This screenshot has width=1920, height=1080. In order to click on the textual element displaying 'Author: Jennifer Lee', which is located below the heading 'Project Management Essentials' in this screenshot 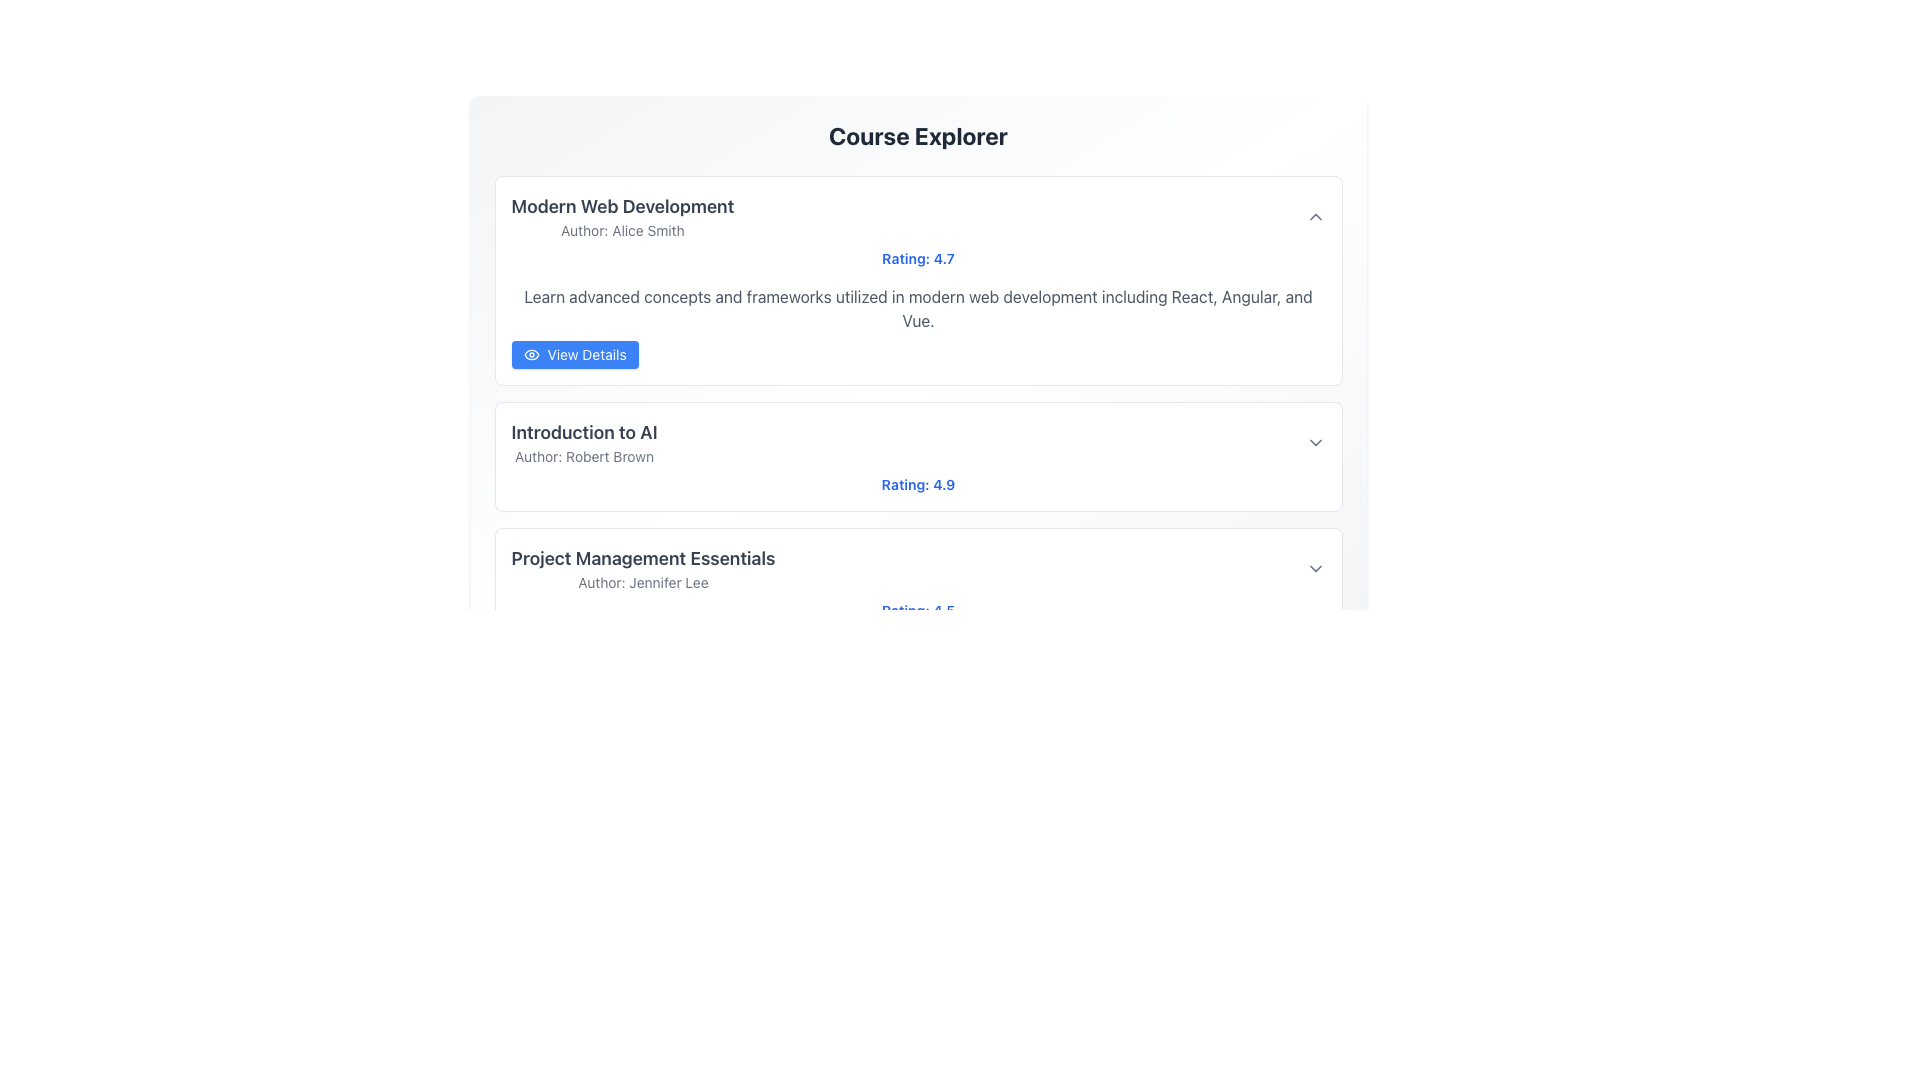, I will do `click(643, 582)`.